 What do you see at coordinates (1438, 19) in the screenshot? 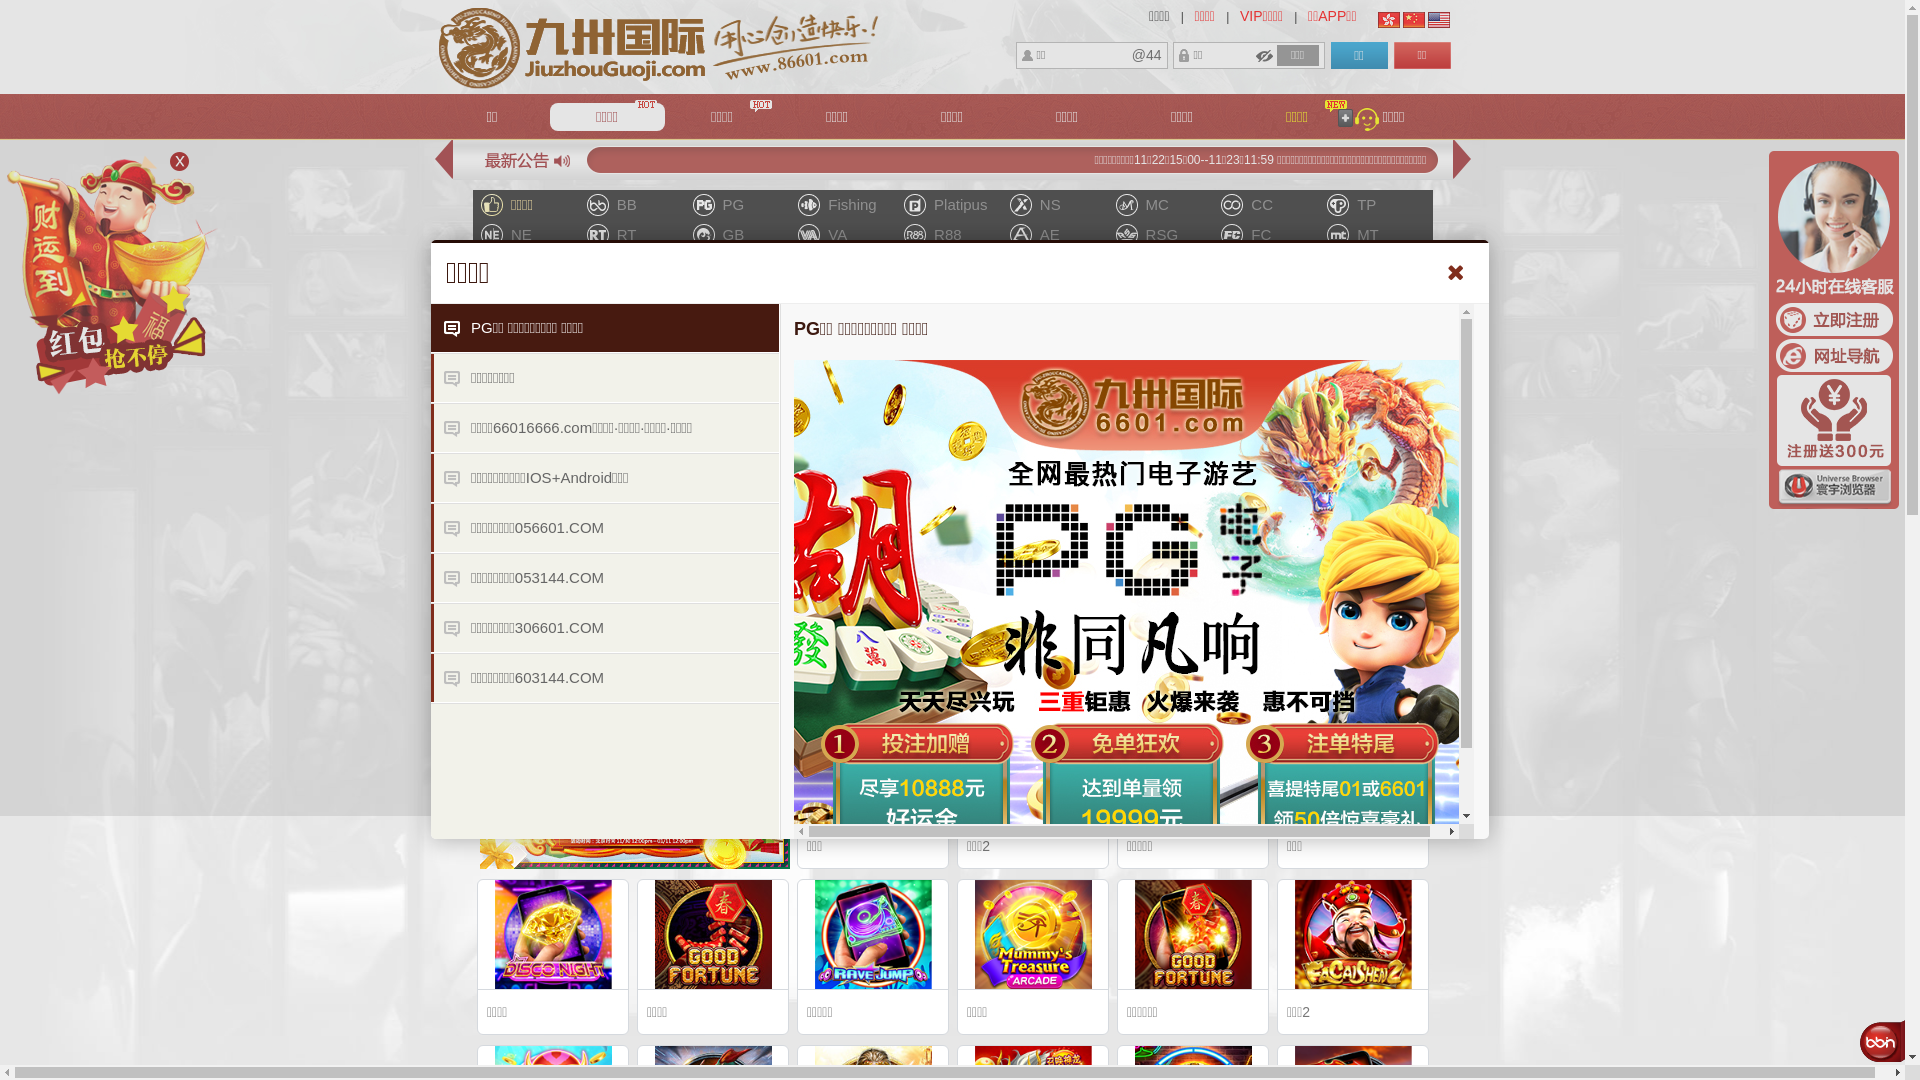
I see `'English'` at bounding box center [1438, 19].